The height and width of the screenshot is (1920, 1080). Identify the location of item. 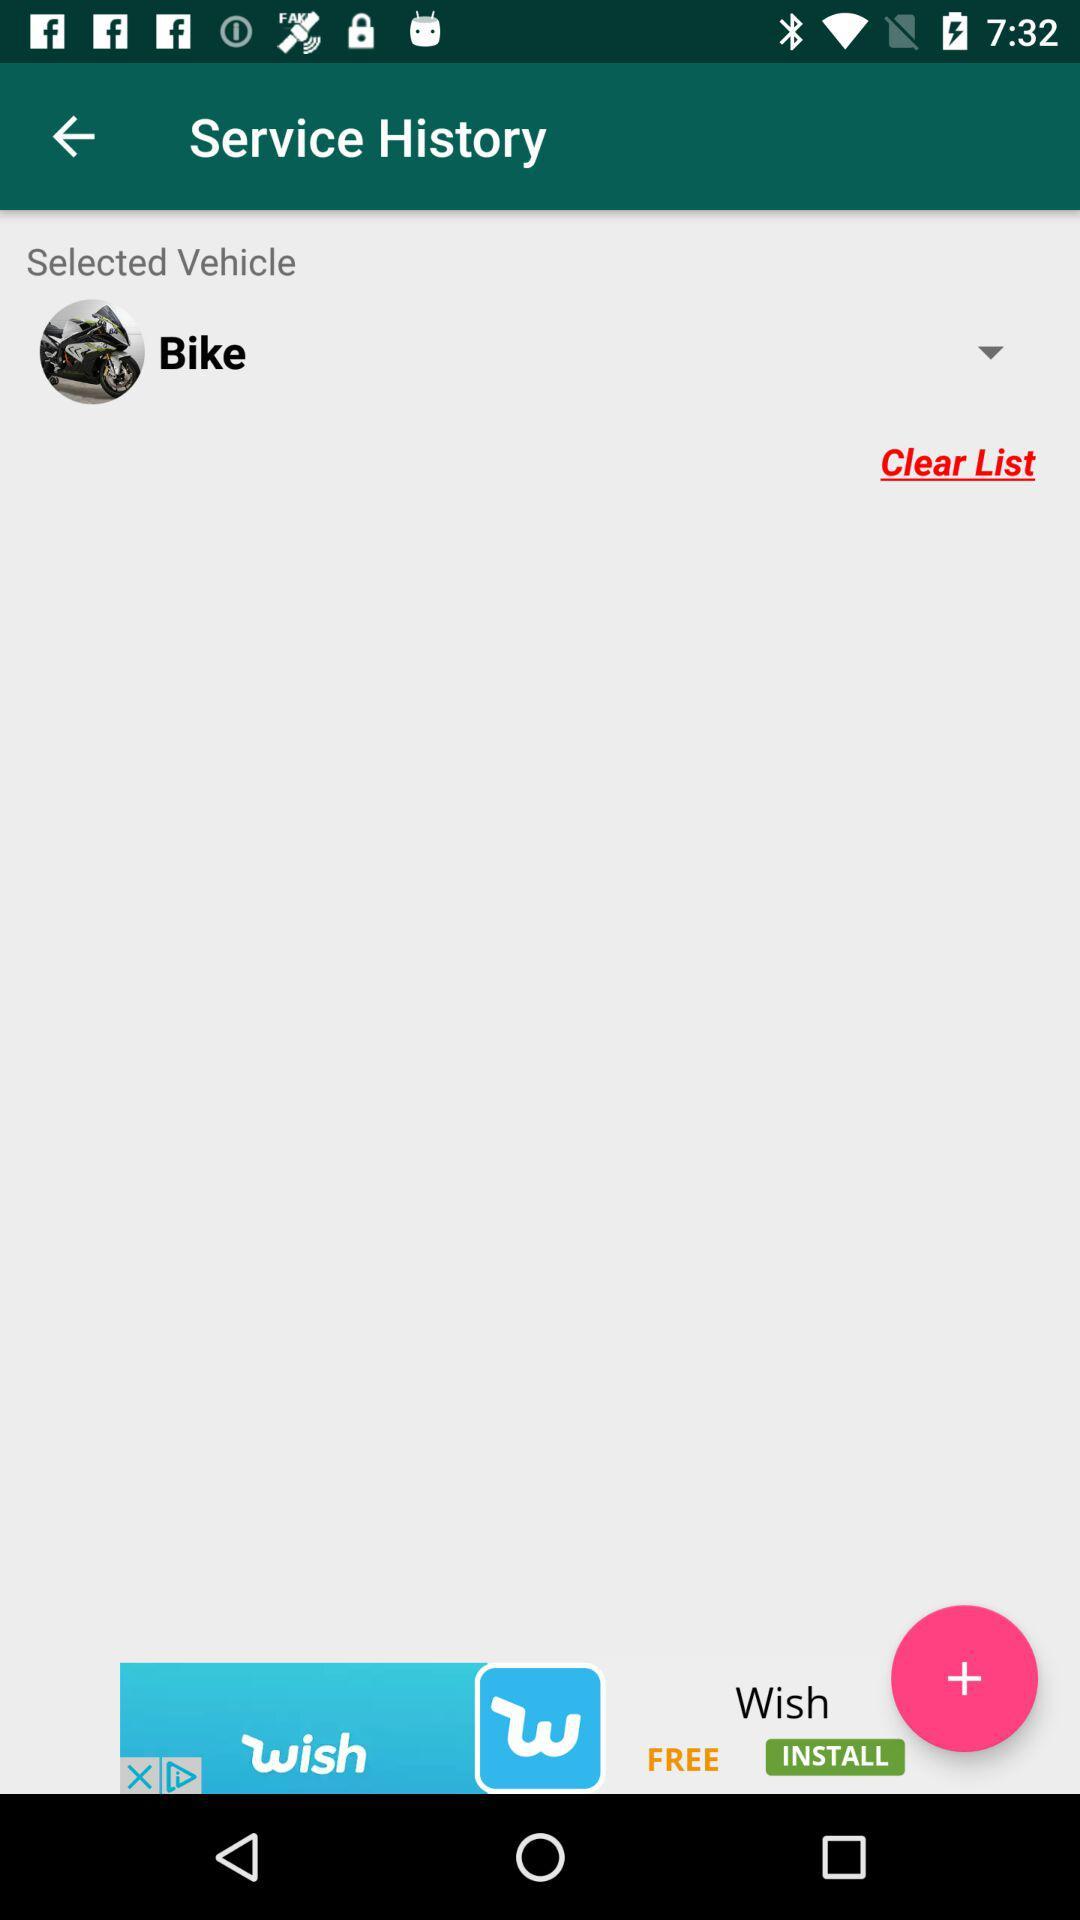
(963, 1678).